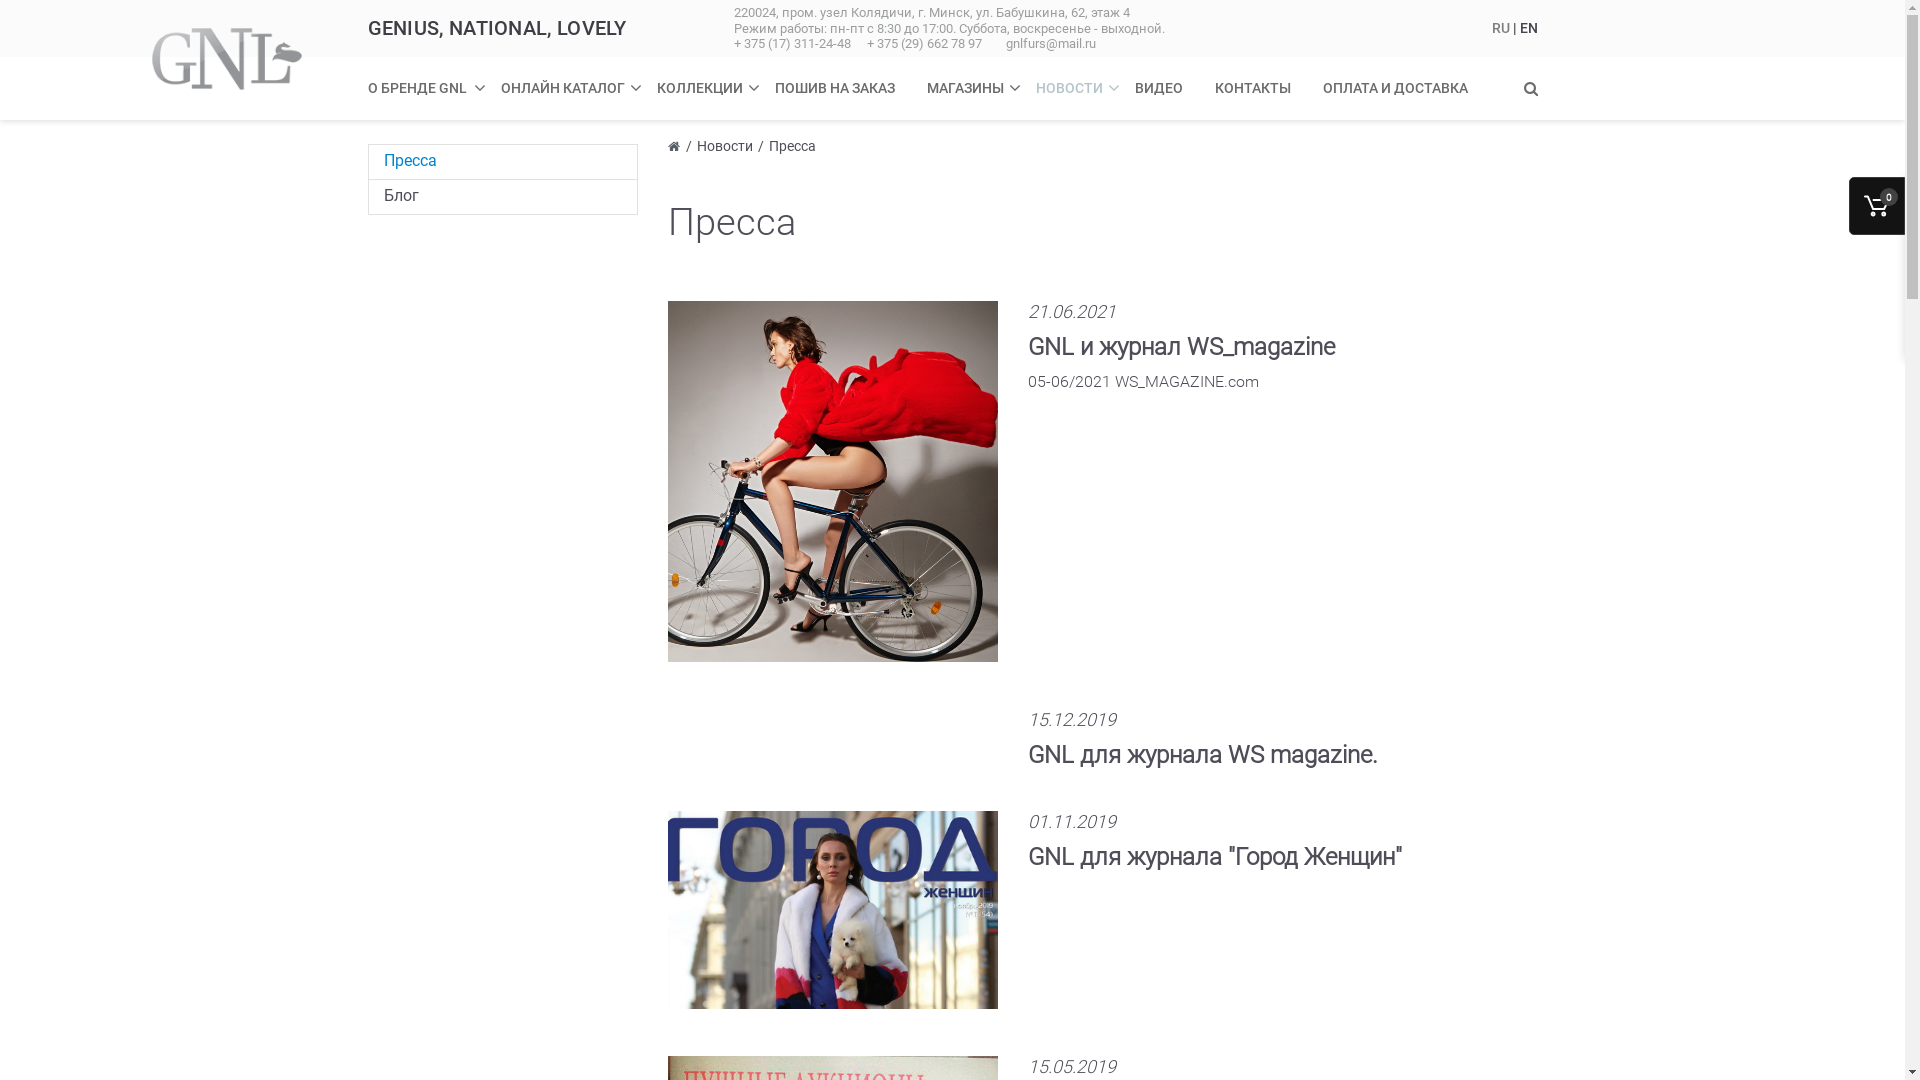 Image resolution: width=1920 pixels, height=1080 pixels. Describe the element at coordinates (1050, 43) in the screenshot. I see `'gnlfurs@mail.ru'` at that location.